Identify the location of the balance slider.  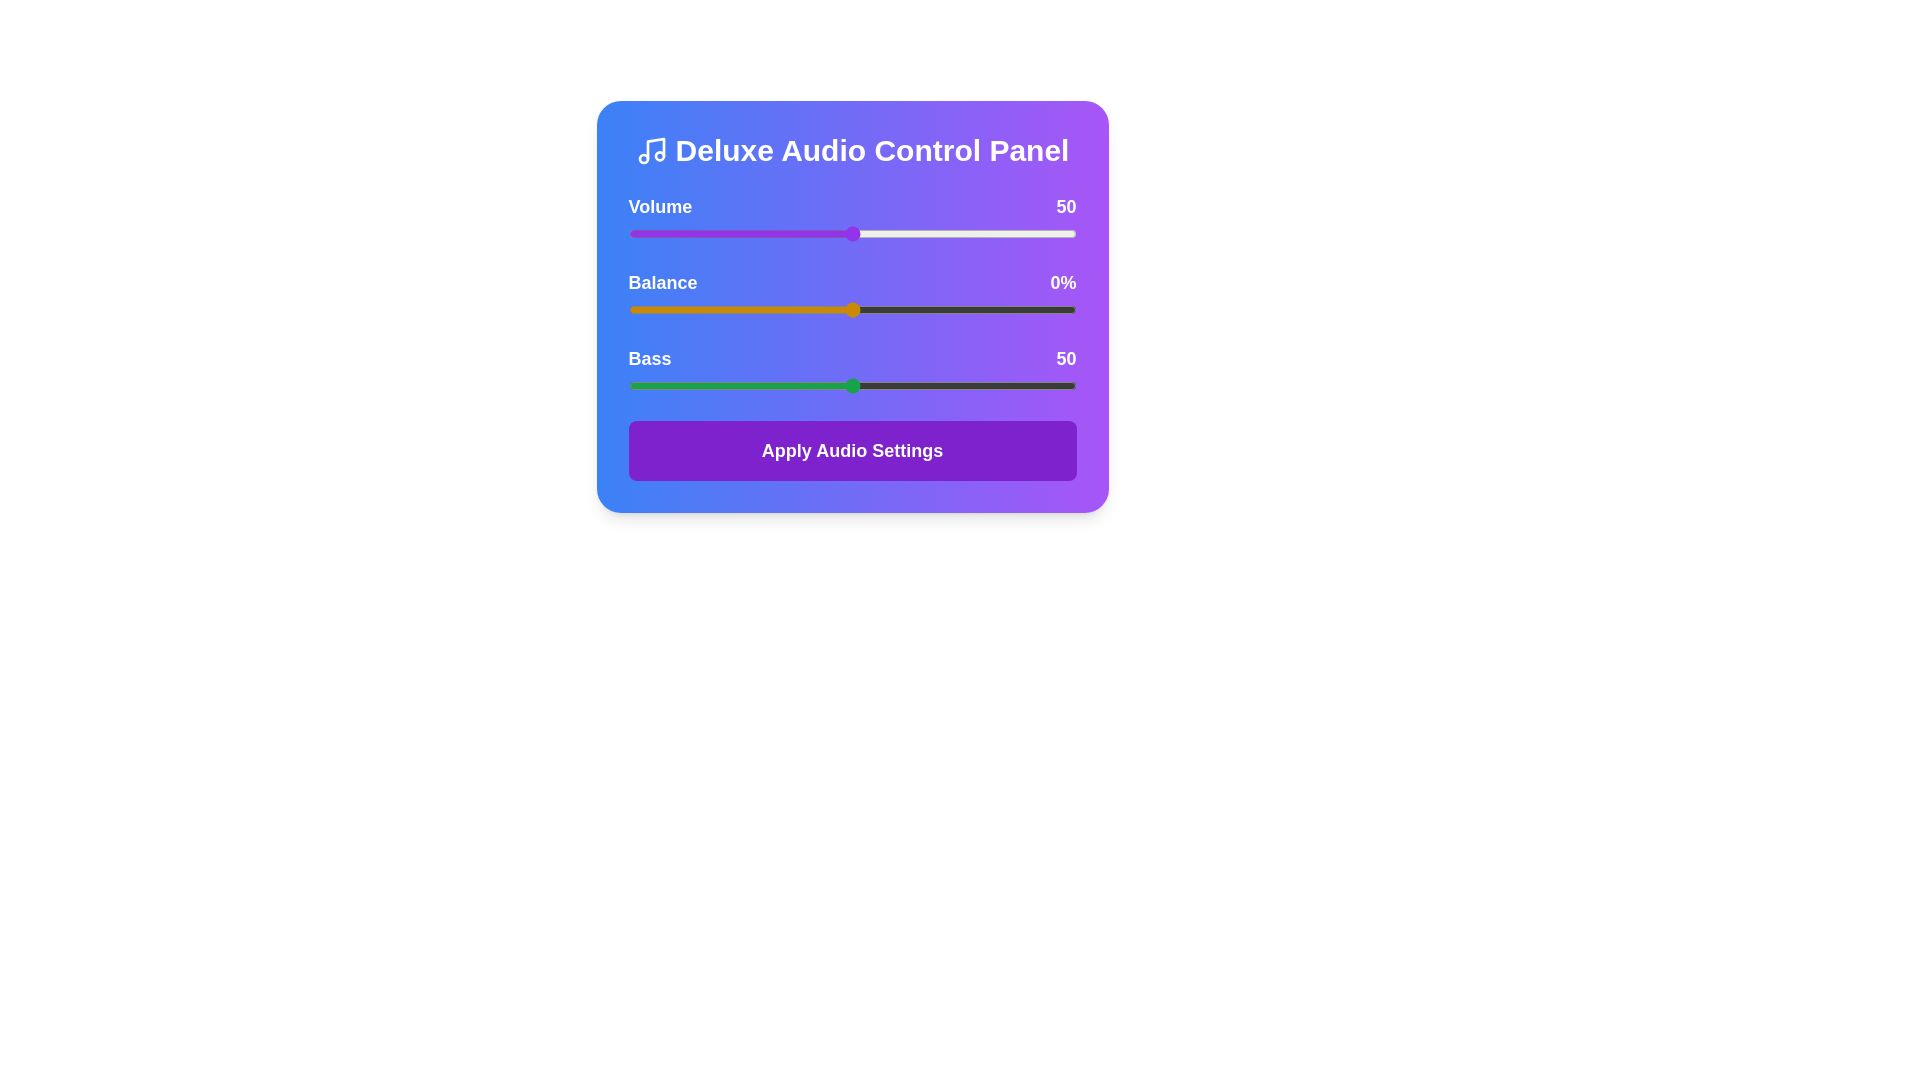
(949, 309).